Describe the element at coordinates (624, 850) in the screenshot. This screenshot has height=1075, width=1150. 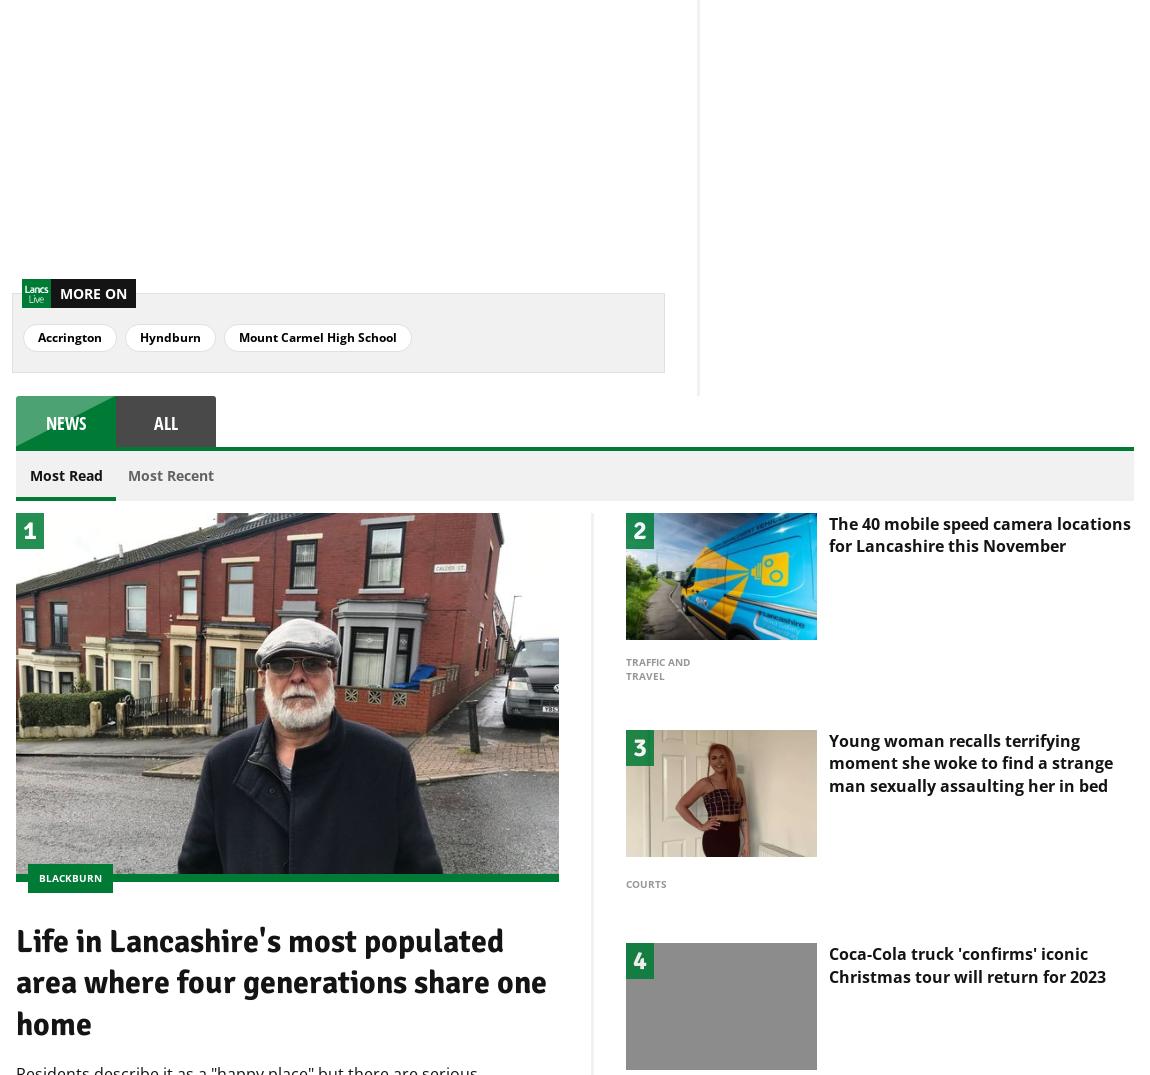
I see `'Courts'` at that location.